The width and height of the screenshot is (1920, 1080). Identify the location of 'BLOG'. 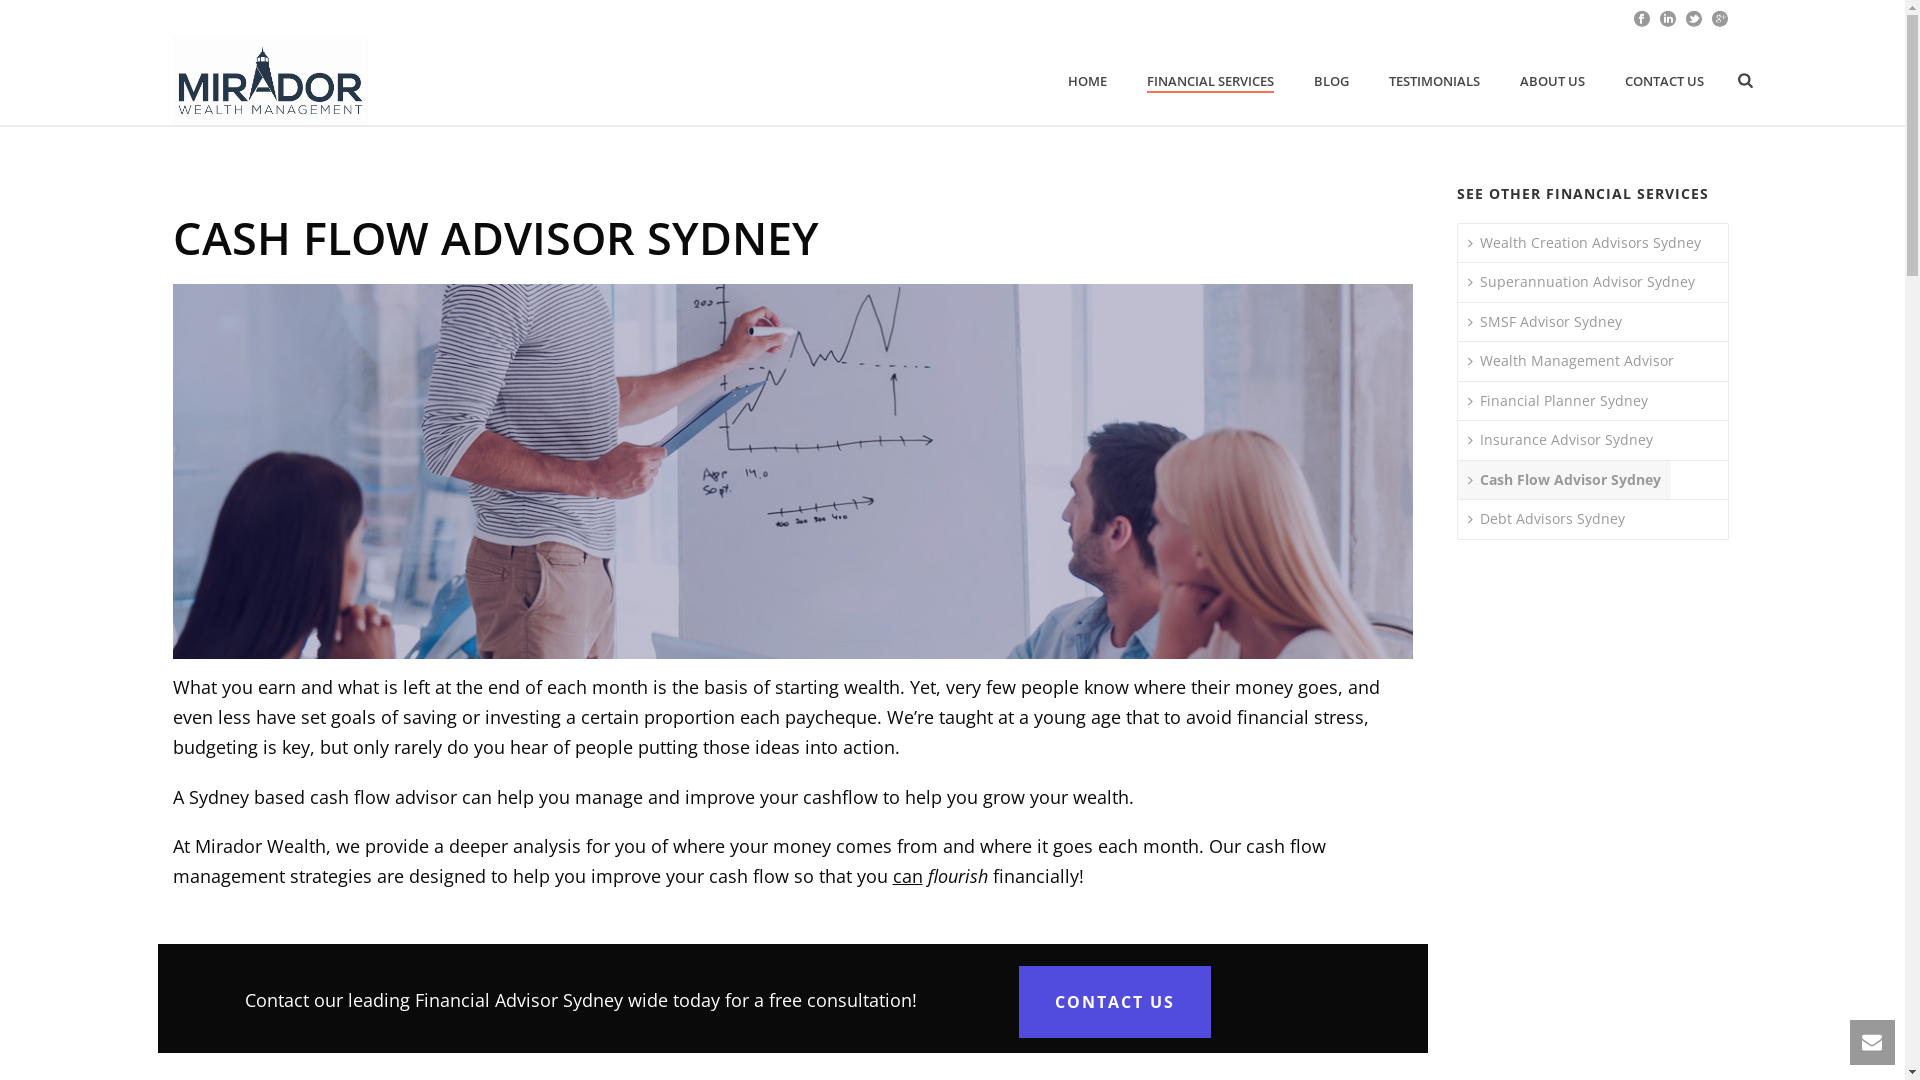
(1331, 80).